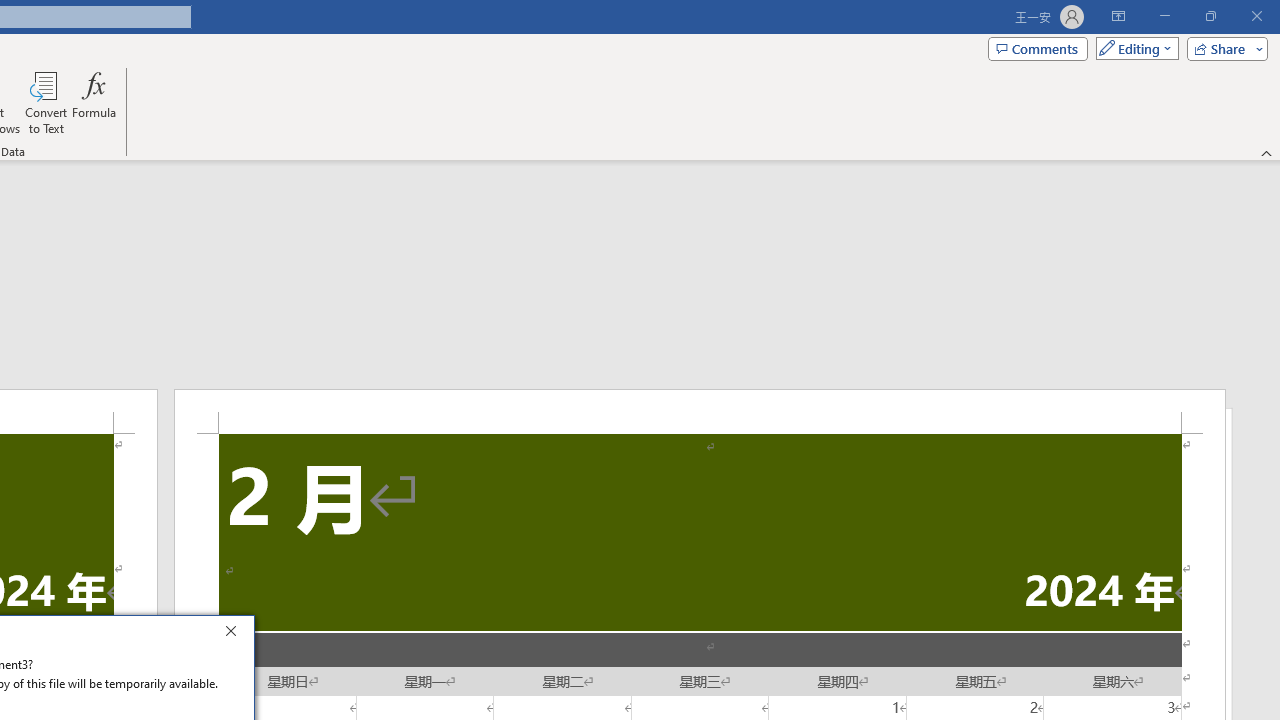 This screenshot has width=1280, height=720. What do you see at coordinates (1222, 47) in the screenshot?
I see `'Share'` at bounding box center [1222, 47].